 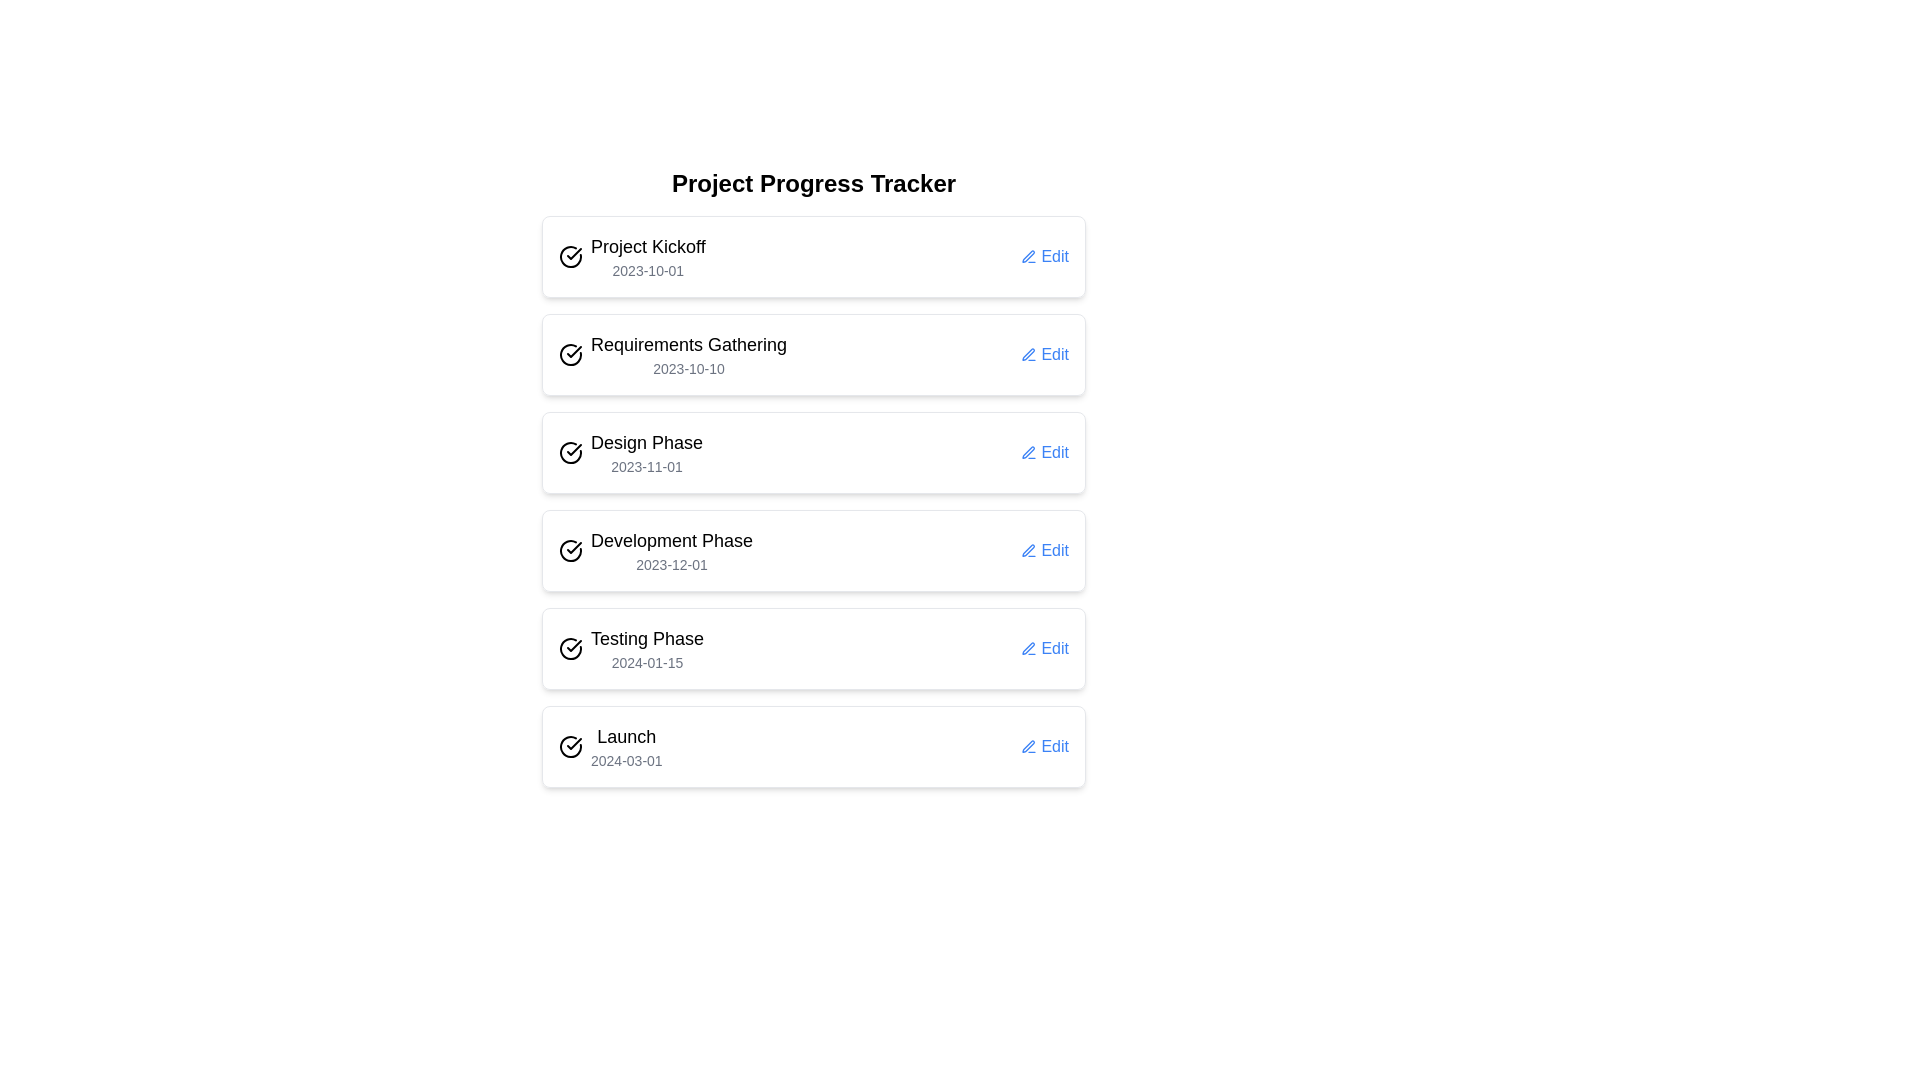 What do you see at coordinates (1044, 747) in the screenshot?
I see `the 'Edit' button located at the bottom of the 'Launch 2024-03-01' card` at bounding box center [1044, 747].